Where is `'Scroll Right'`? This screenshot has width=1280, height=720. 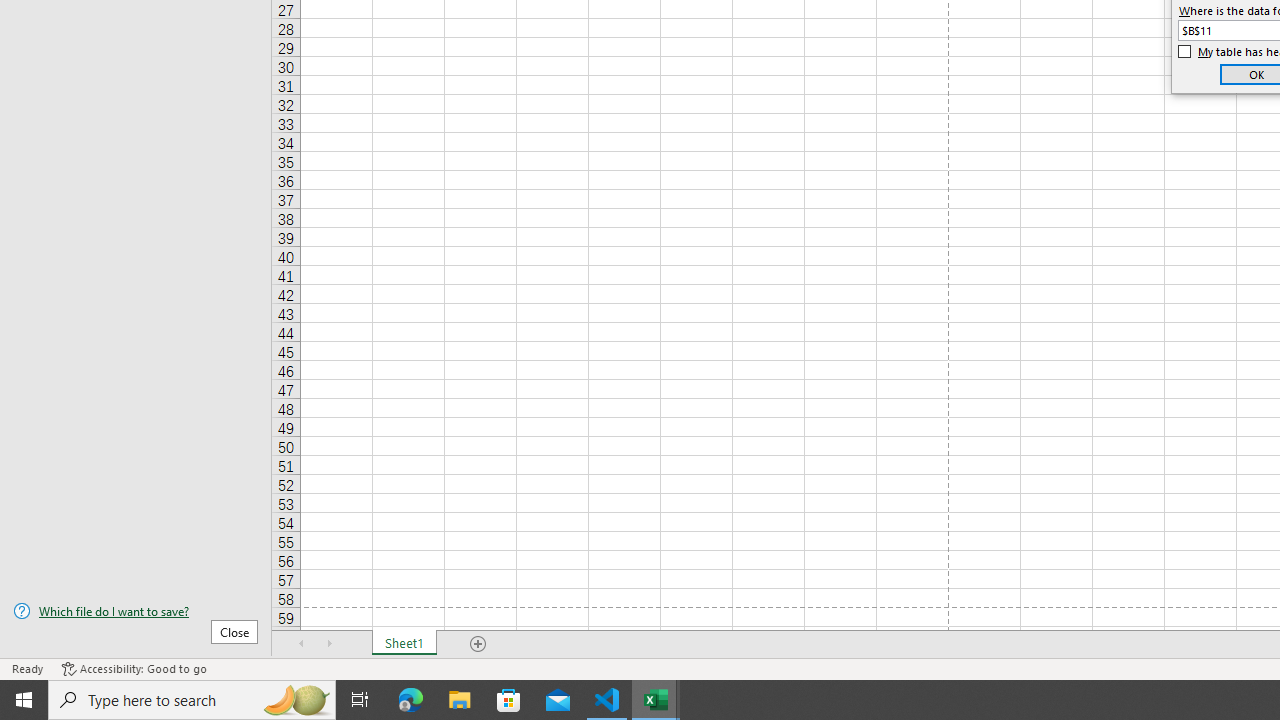 'Scroll Right' is located at coordinates (330, 644).